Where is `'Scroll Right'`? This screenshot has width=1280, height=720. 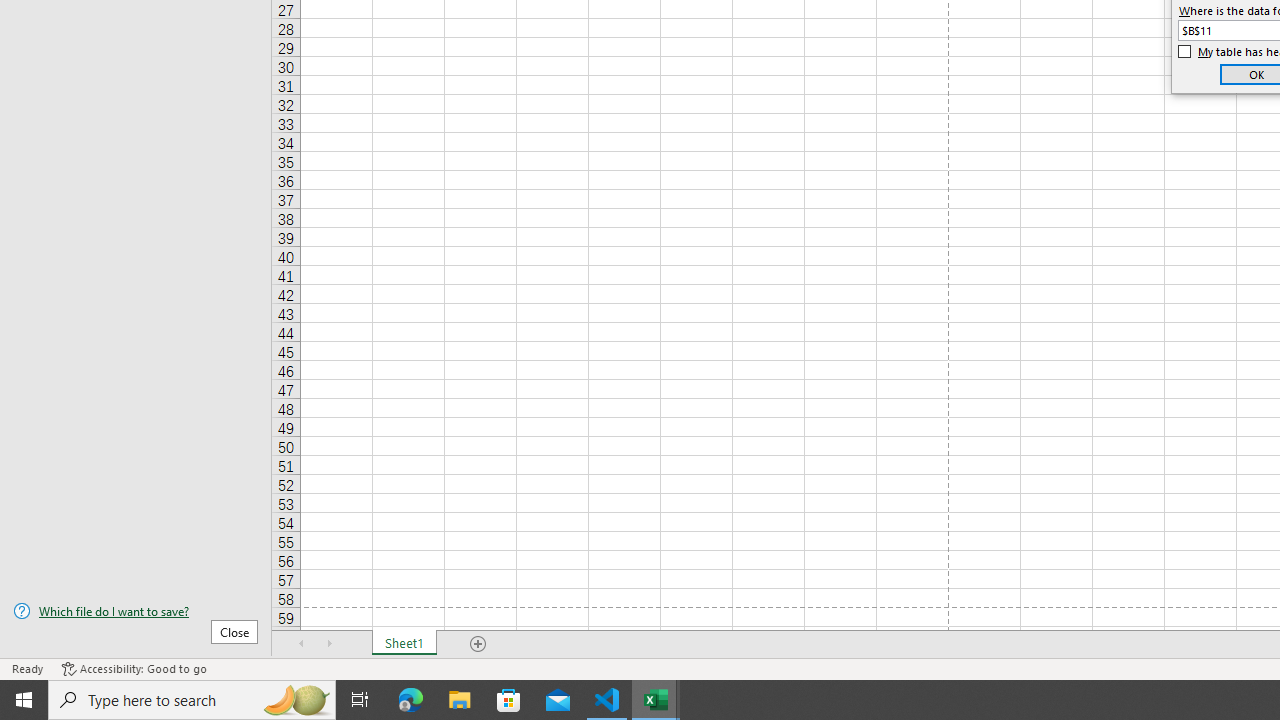 'Scroll Right' is located at coordinates (330, 644).